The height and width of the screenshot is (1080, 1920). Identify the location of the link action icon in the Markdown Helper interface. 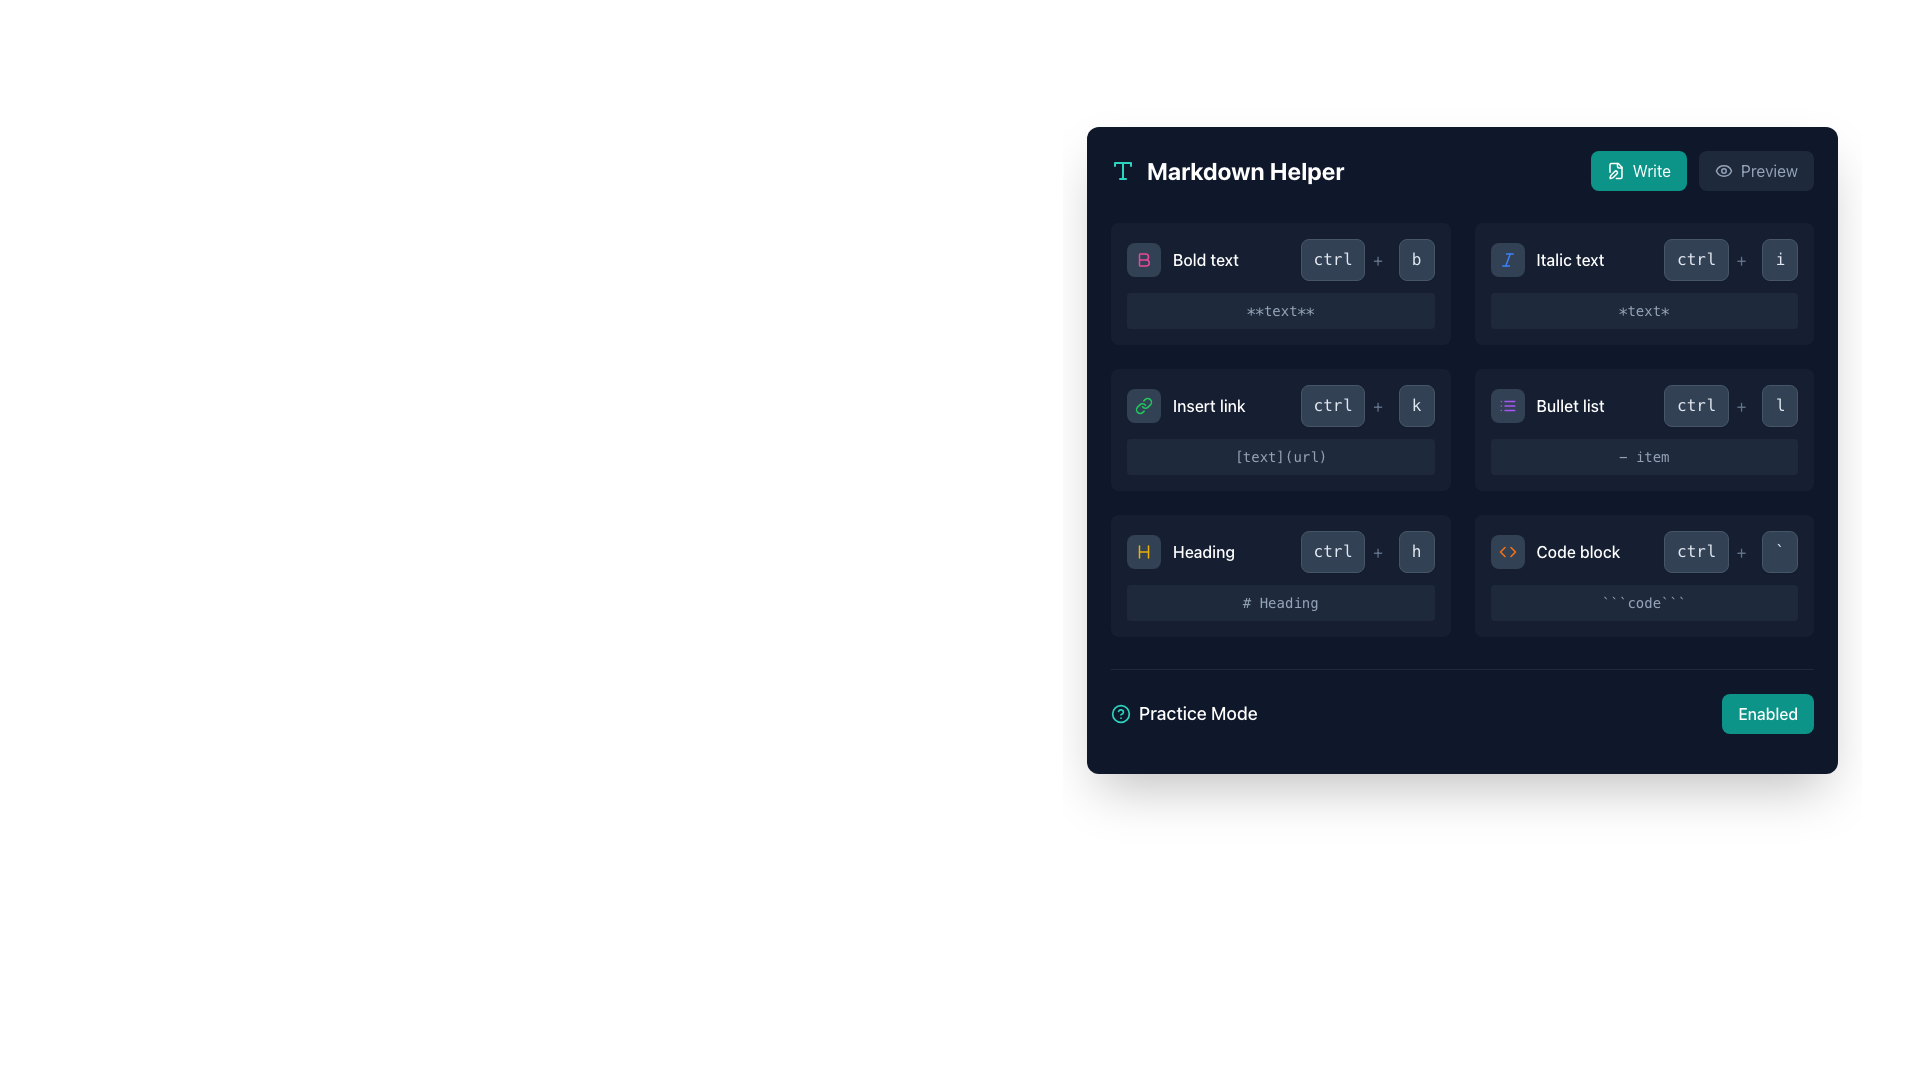
(1143, 405).